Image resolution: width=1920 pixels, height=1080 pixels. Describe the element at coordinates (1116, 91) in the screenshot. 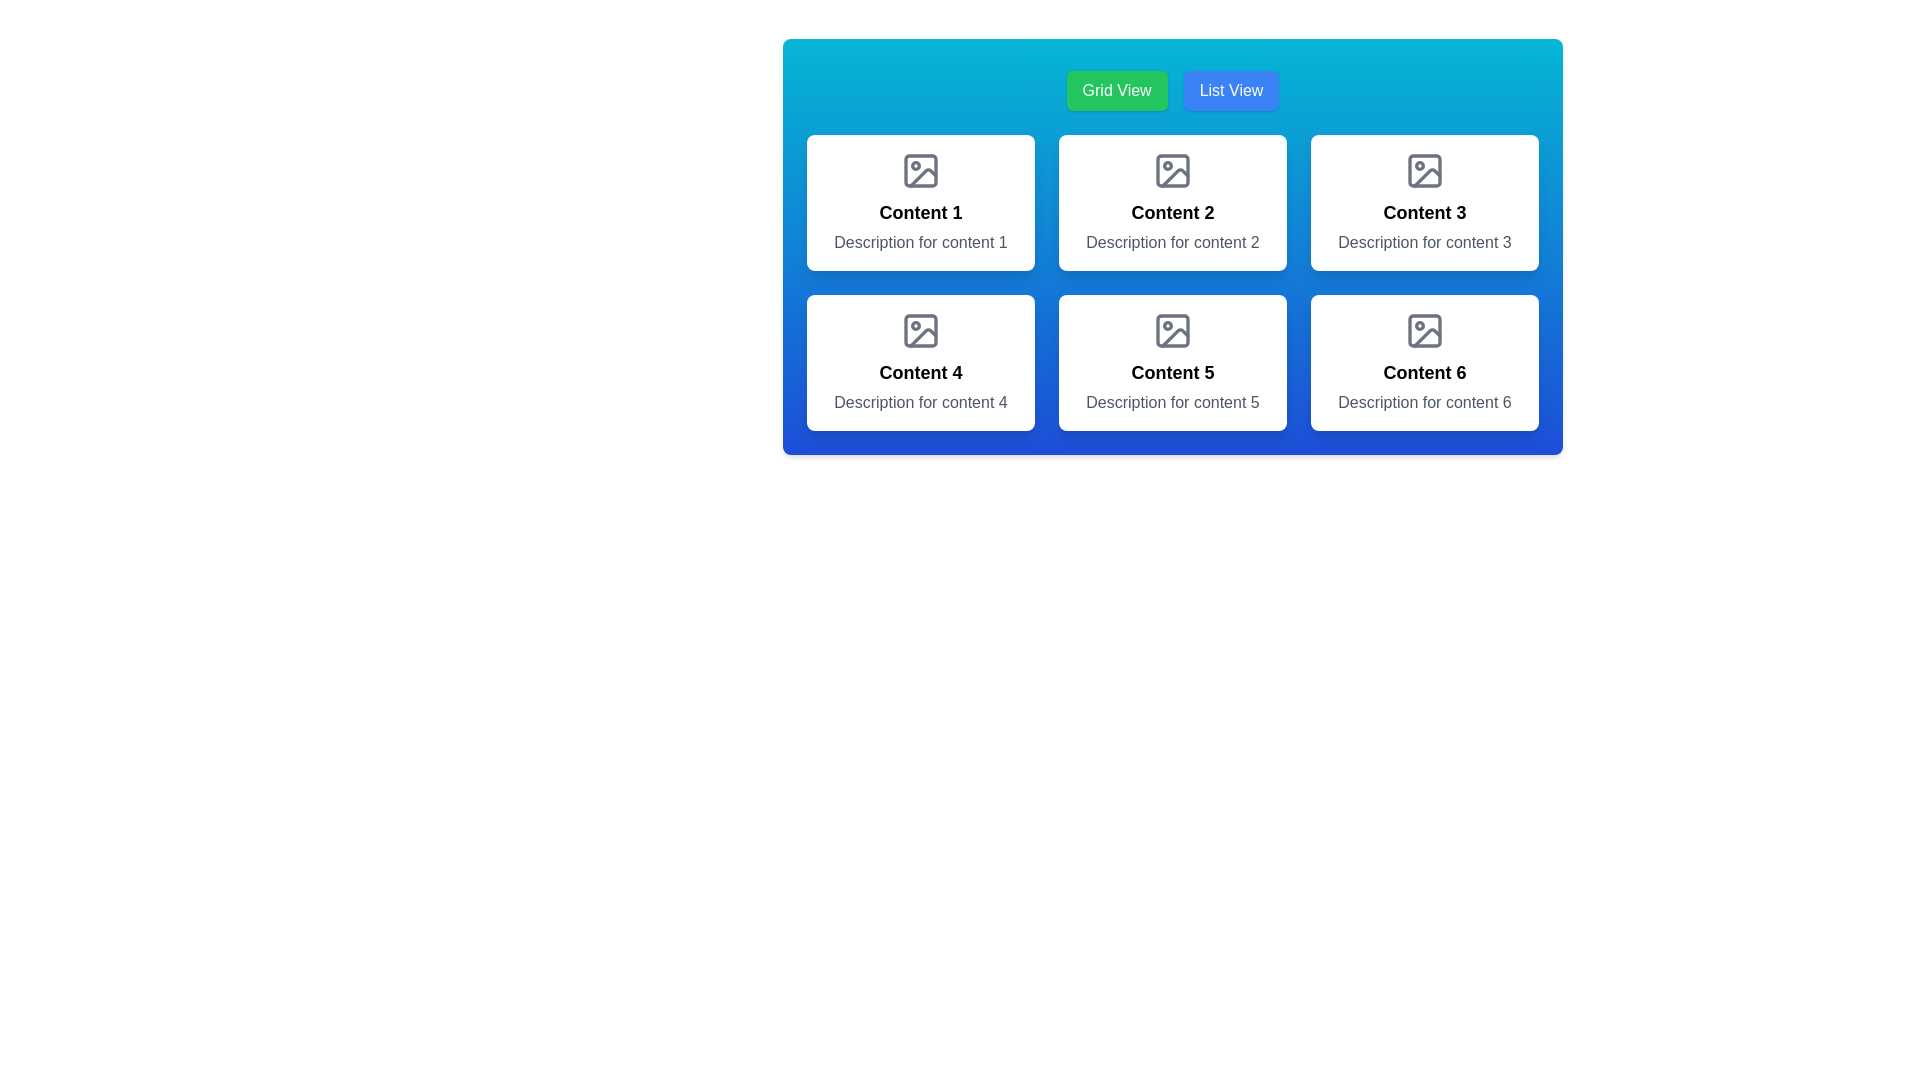

I see `the grid view button located in the top-center area of the interface` at that location.